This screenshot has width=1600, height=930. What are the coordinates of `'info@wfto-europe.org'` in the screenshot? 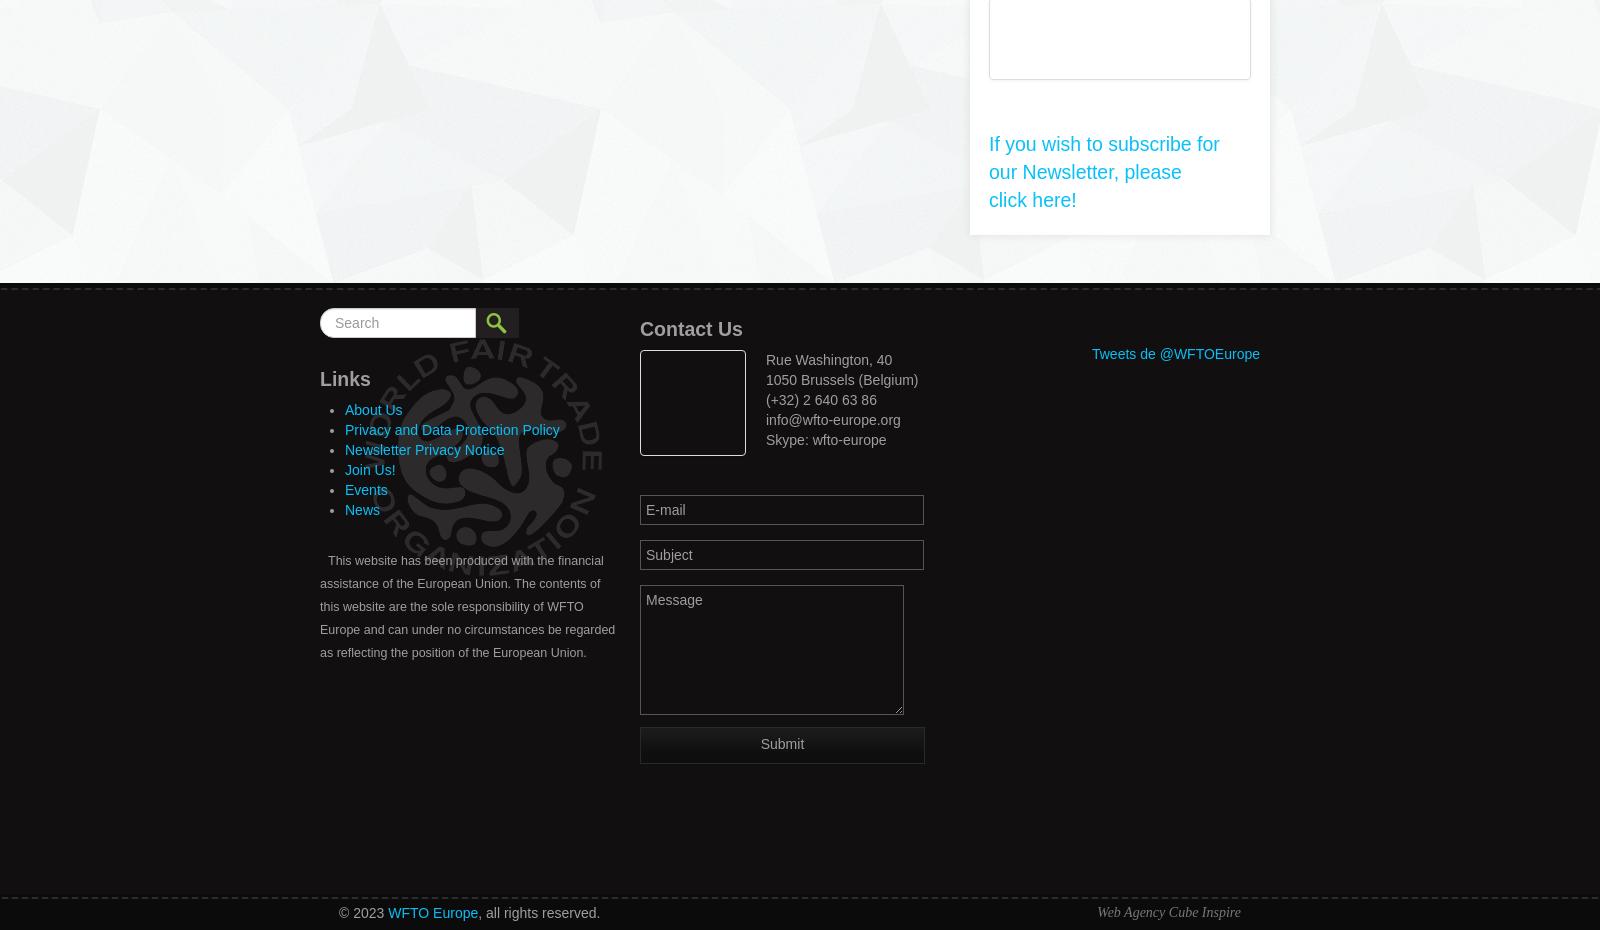 It's located at (831, 418).